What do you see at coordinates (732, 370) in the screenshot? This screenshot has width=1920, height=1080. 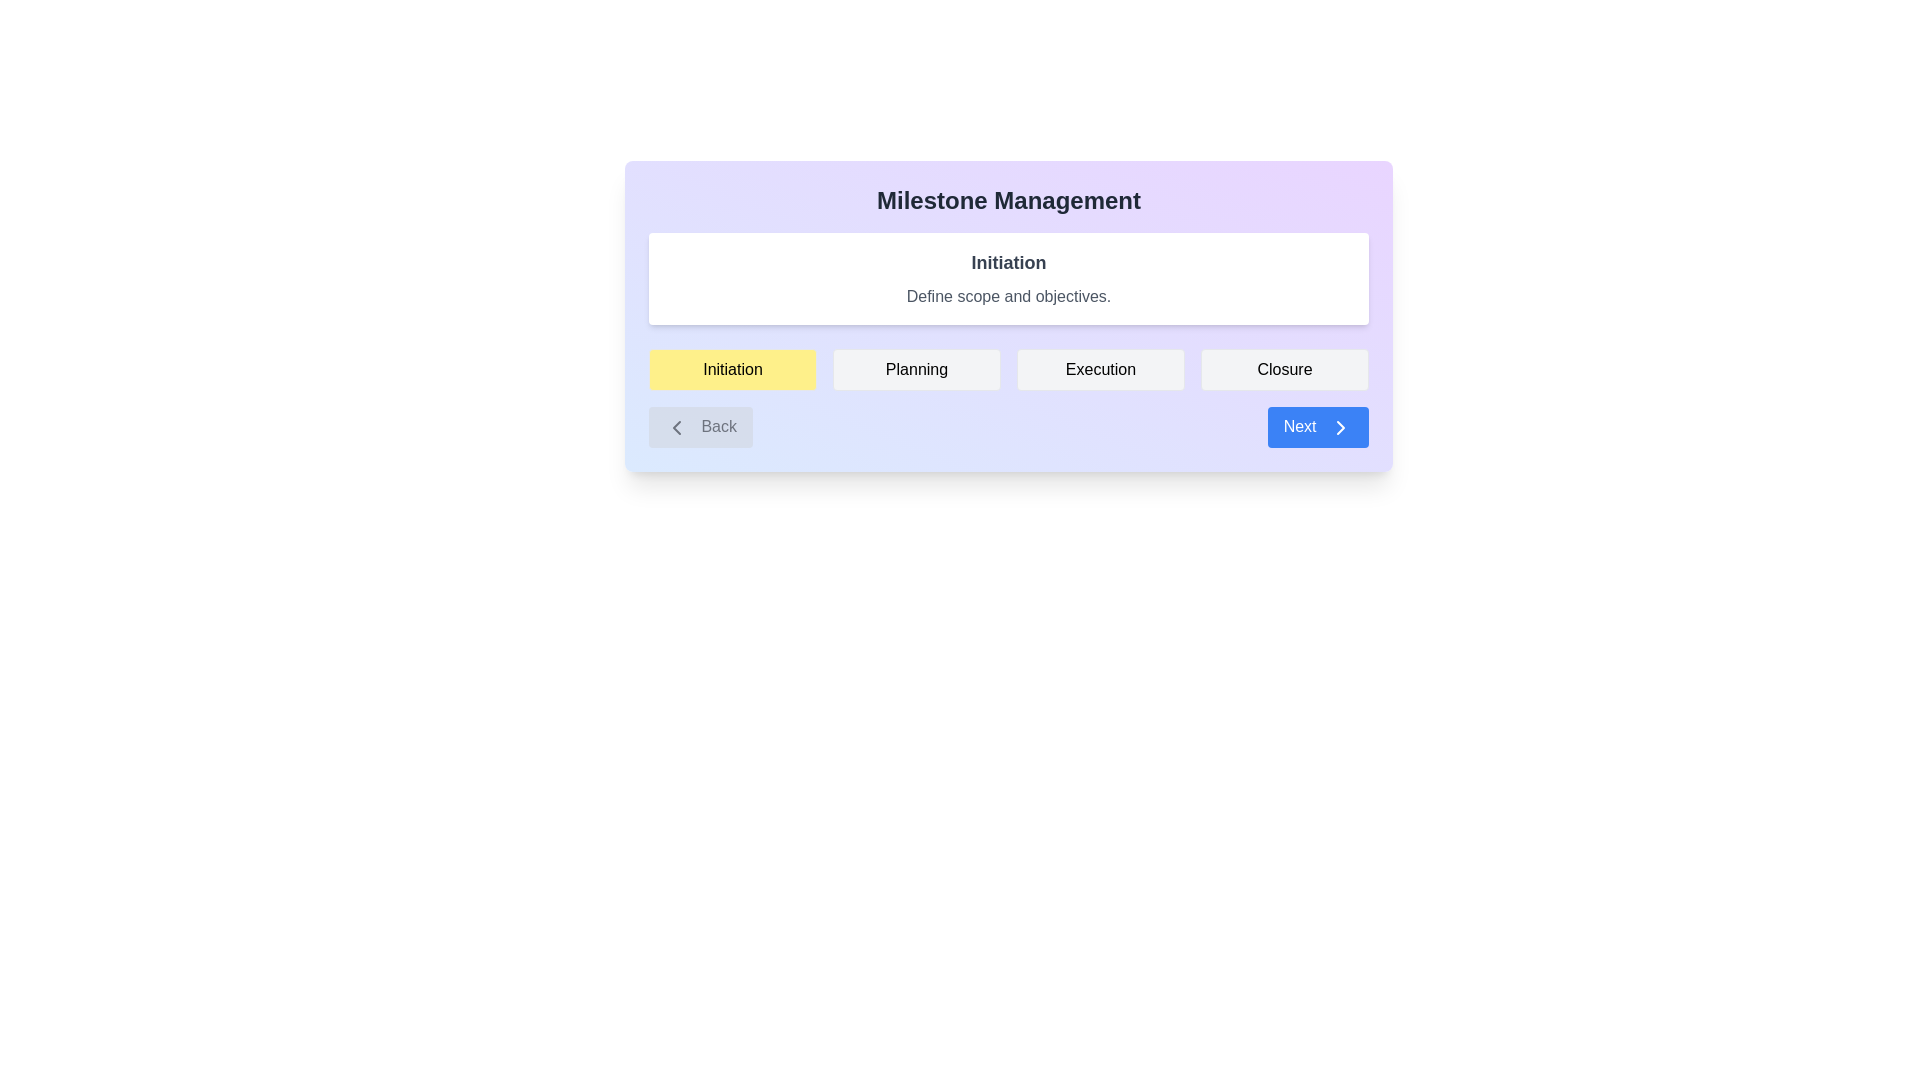 I see `the milestone label styled as a button indicating 'Initiation', which is the first in a sequence of milestone labels aligned horizontally` at bounding box center [732, 370].